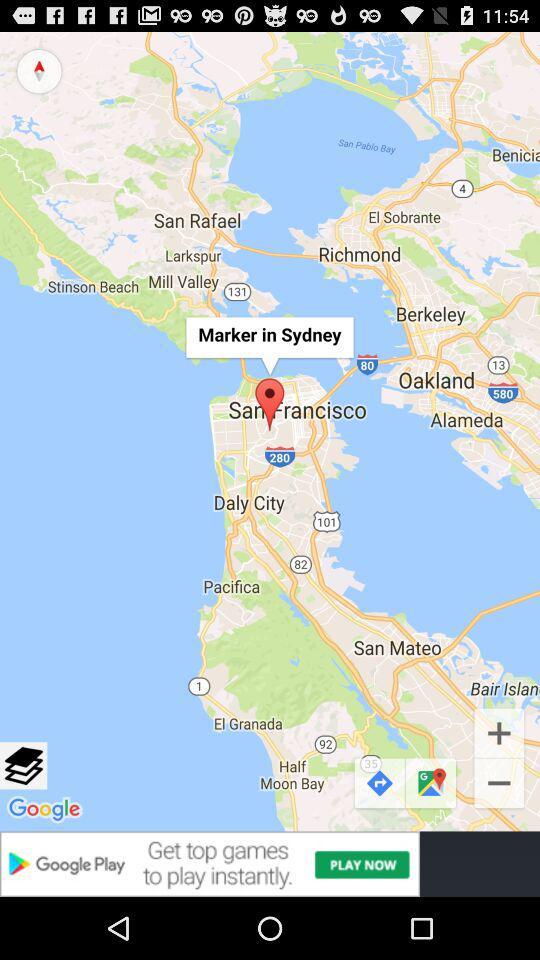  I want to click on here, so click(22, 764).